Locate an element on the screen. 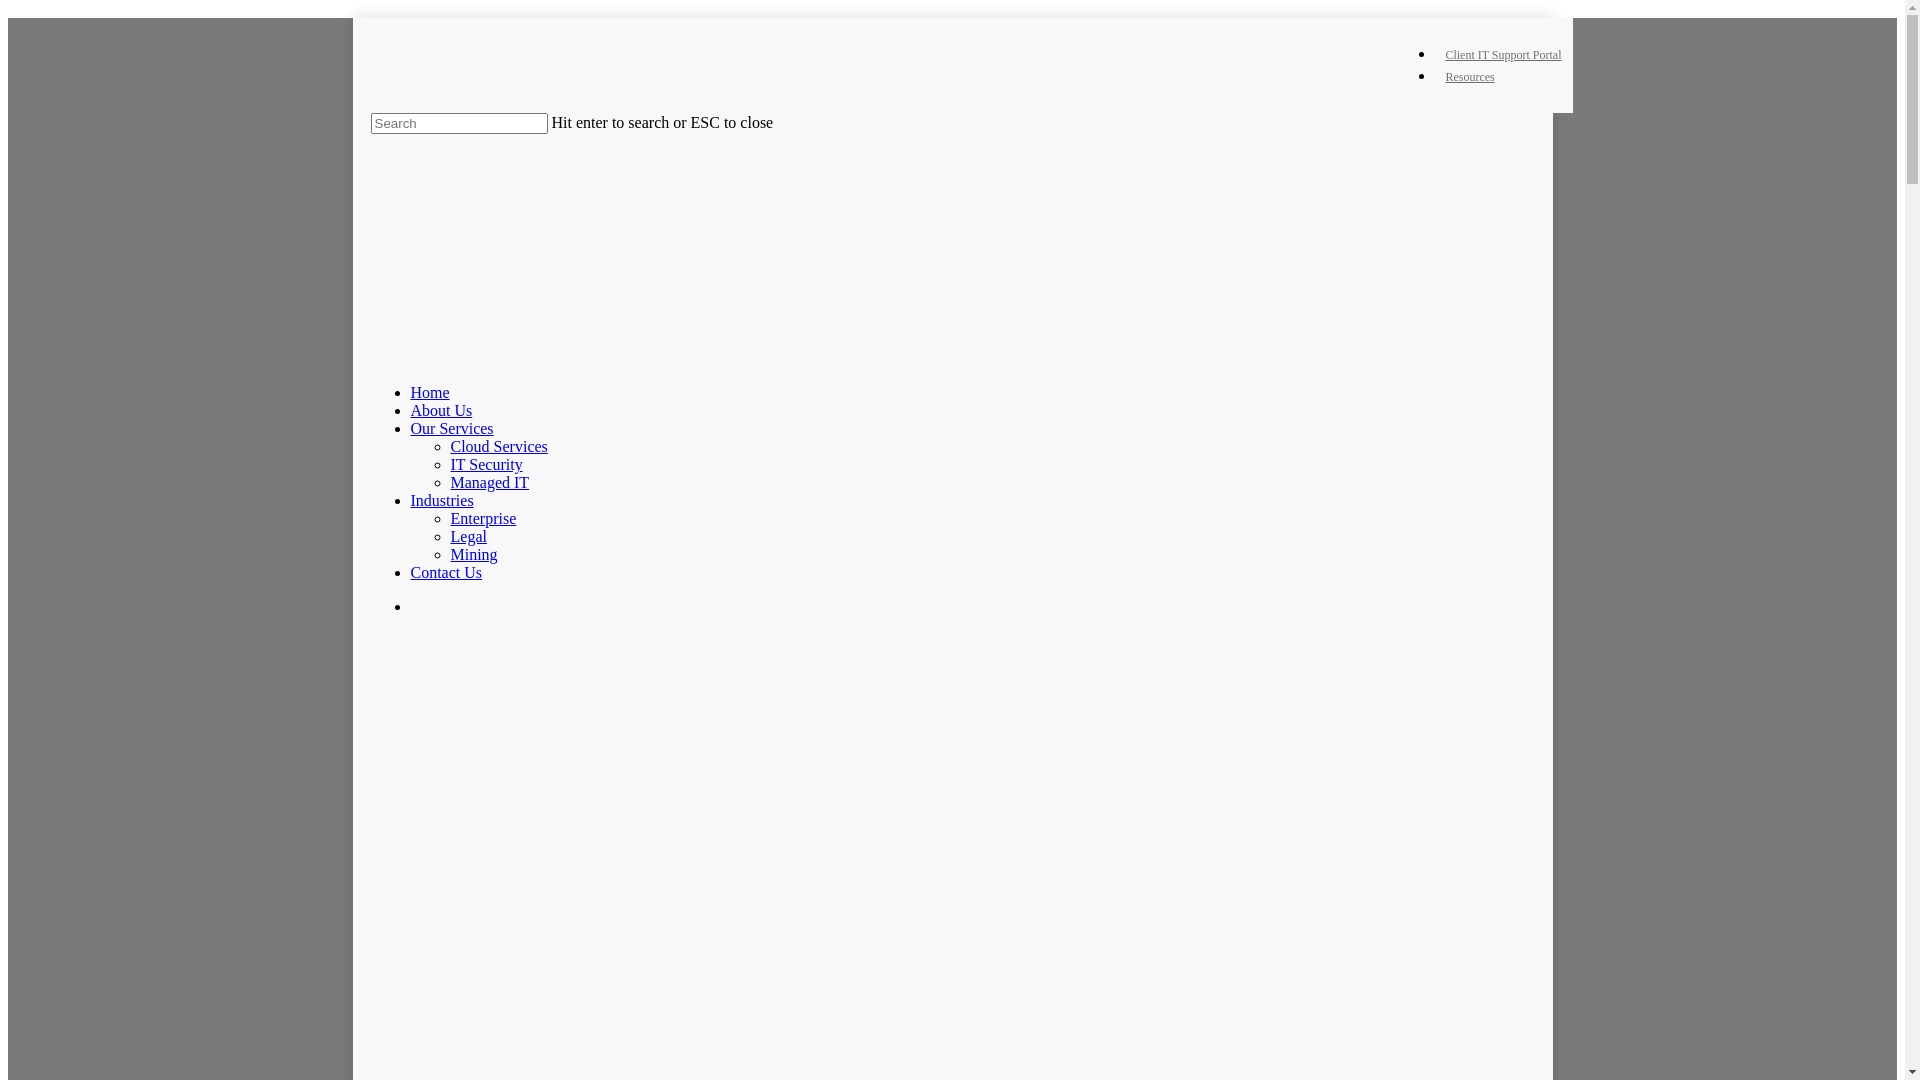  'Resources' is located at coordinates (1469, 76).